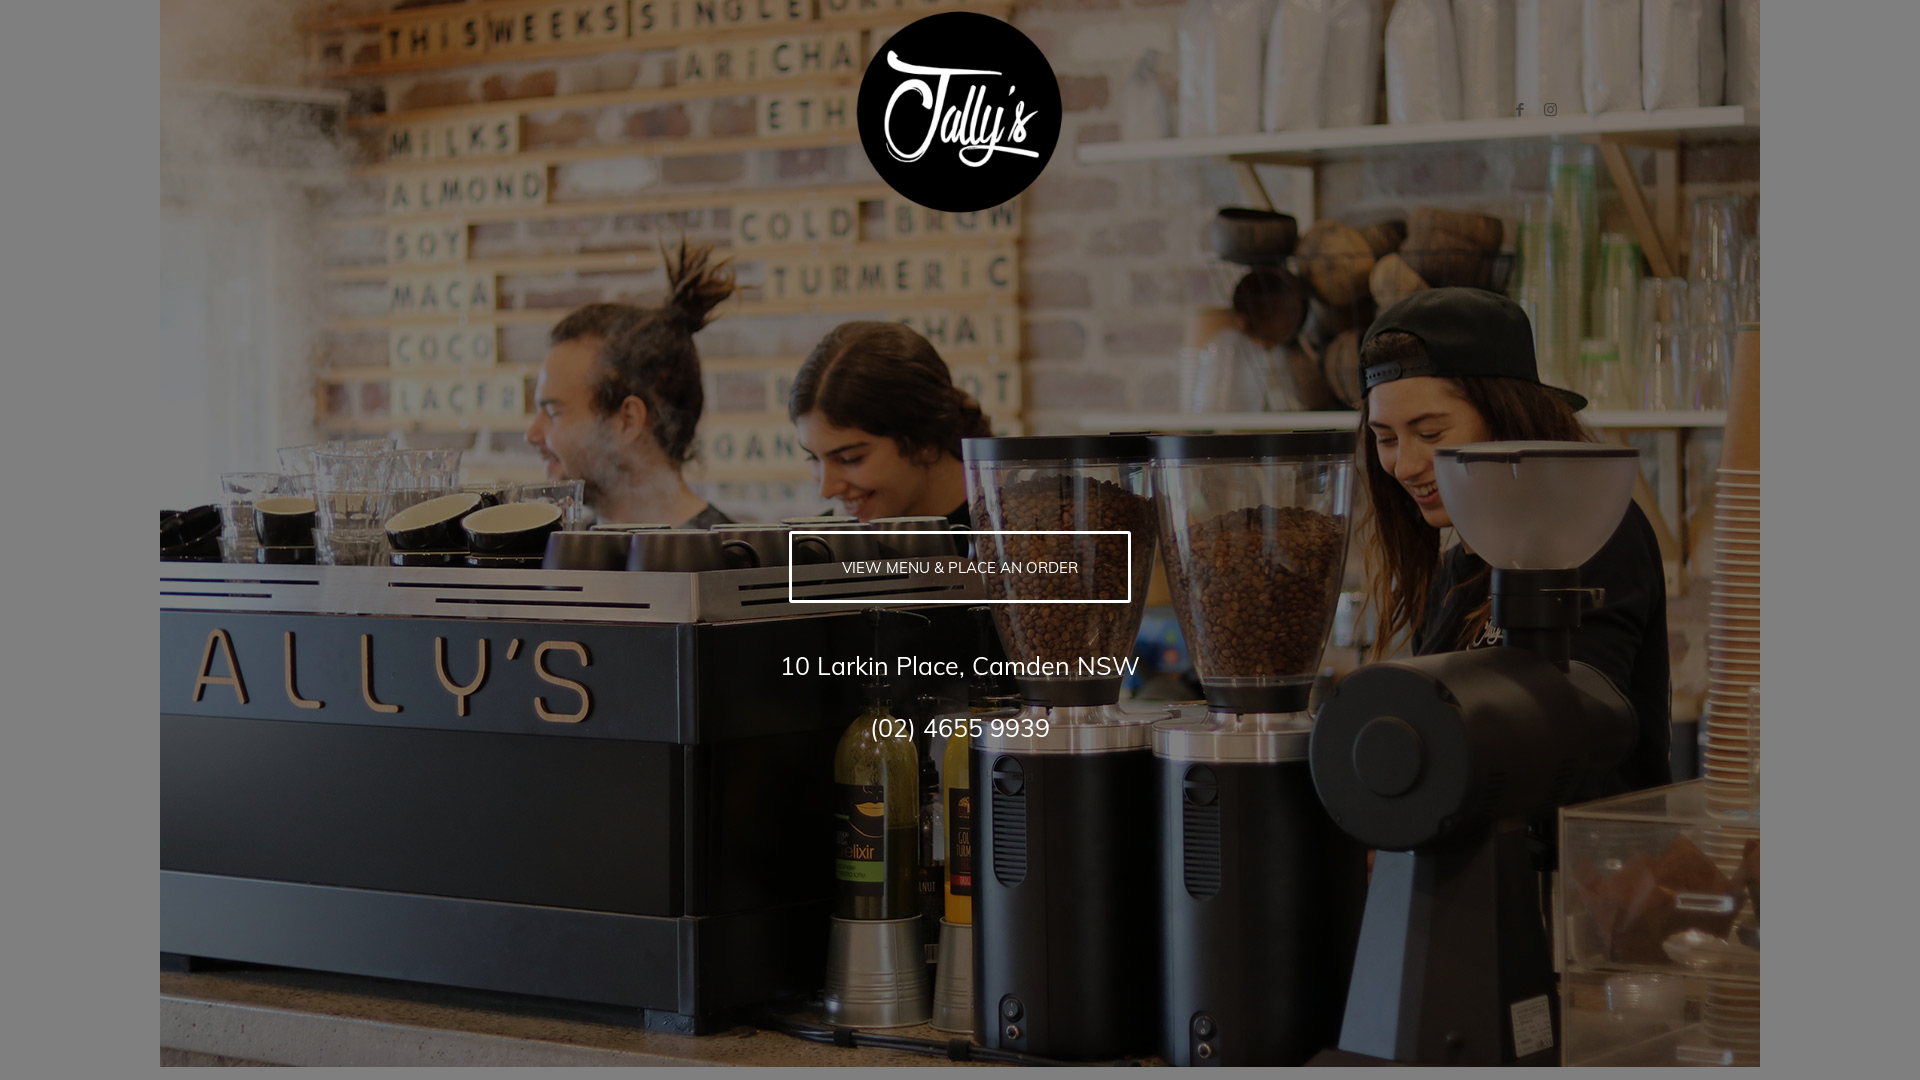 The image size is (1920, 1080). Describe the element at coordinates (960, 567) in the screenshot. I see `'VIEW MENU & PLACE AN ORDER'` at that location.